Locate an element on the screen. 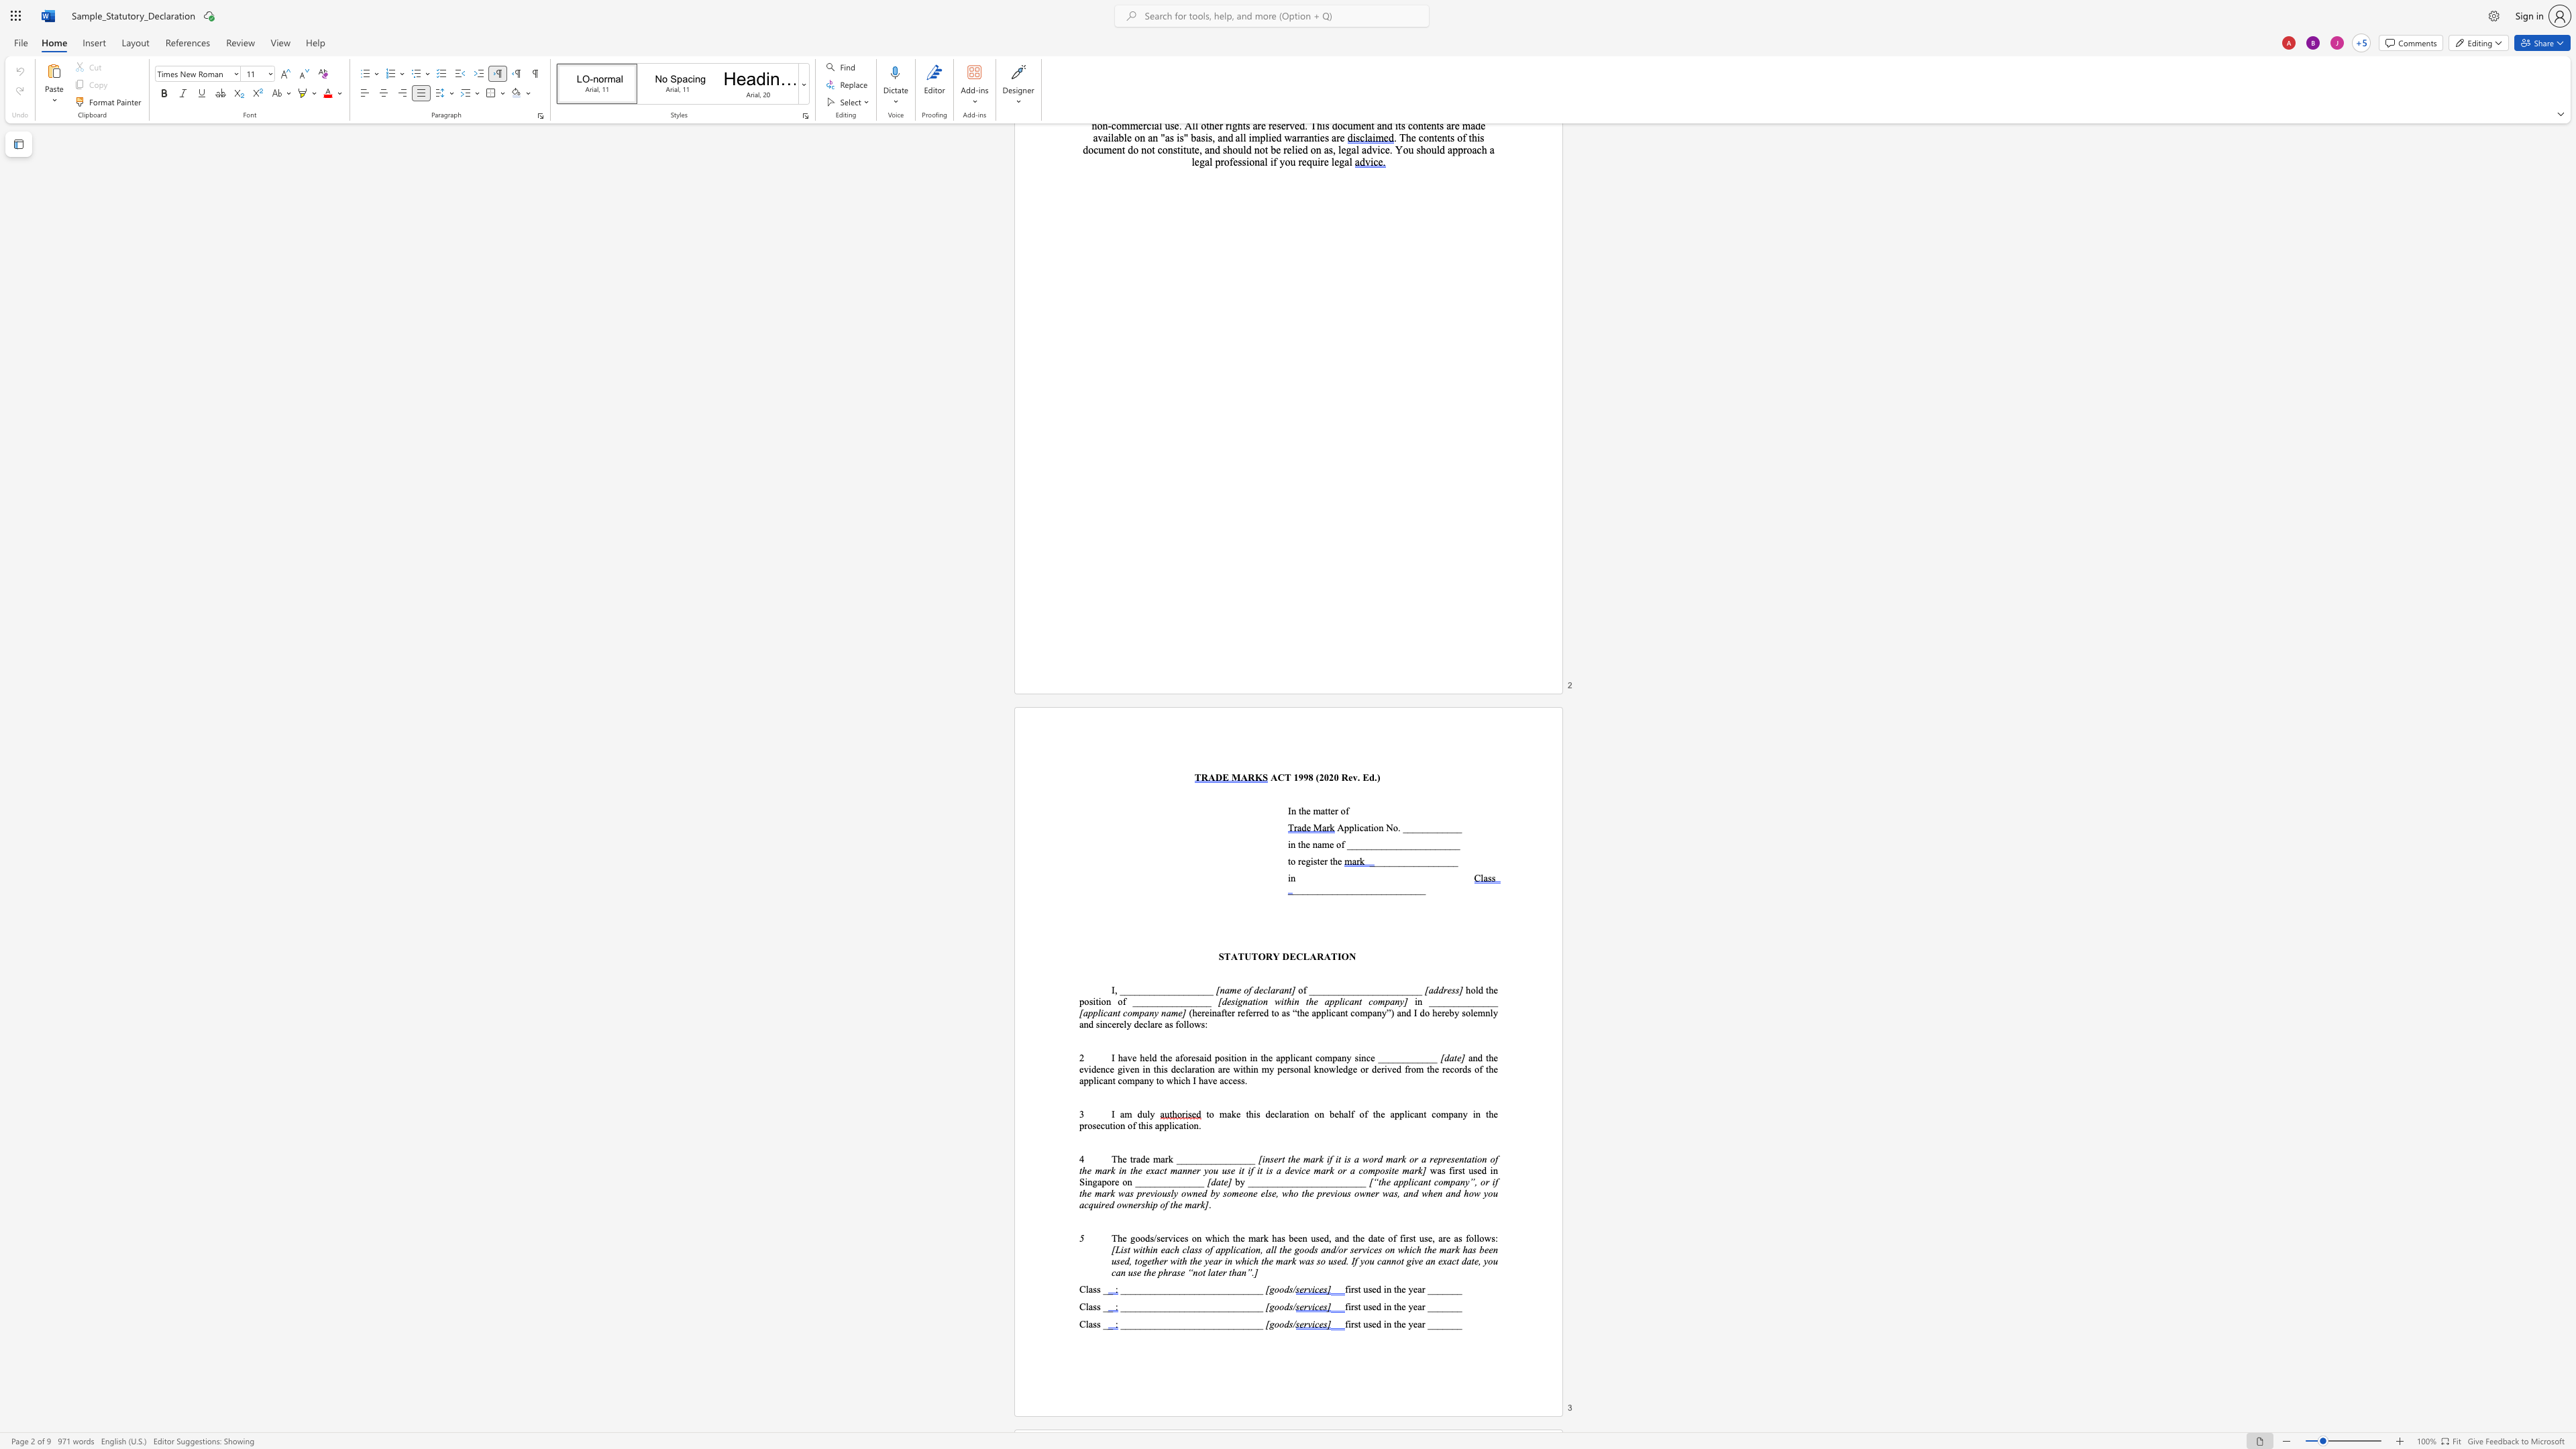 The width and height of the screenshot is (2576, 1449). the 2th character "e" in the text is located at coordinates (1322, 859).